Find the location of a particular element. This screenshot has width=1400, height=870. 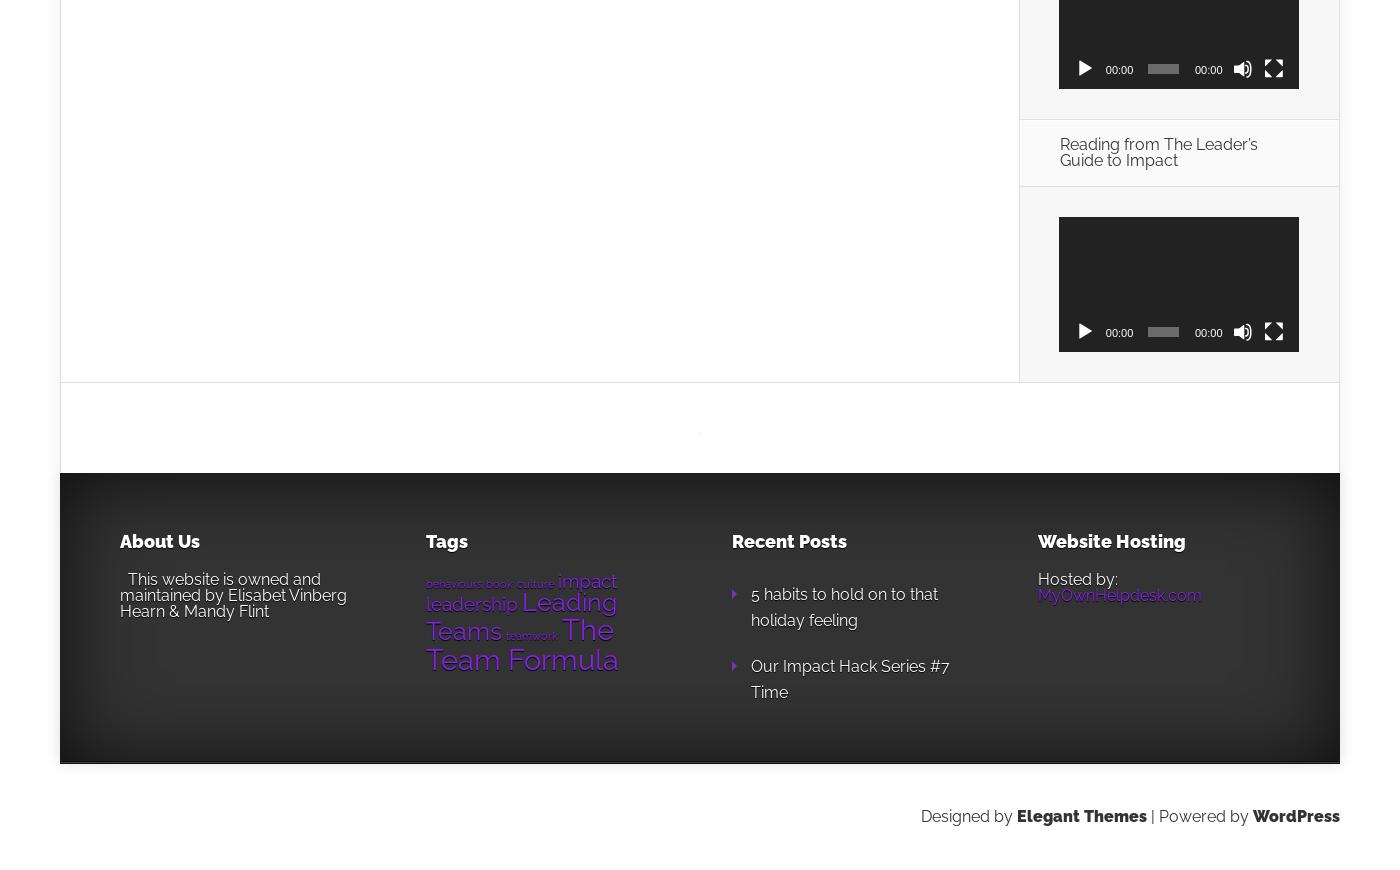

'book' is located at coordinates (485, 581).